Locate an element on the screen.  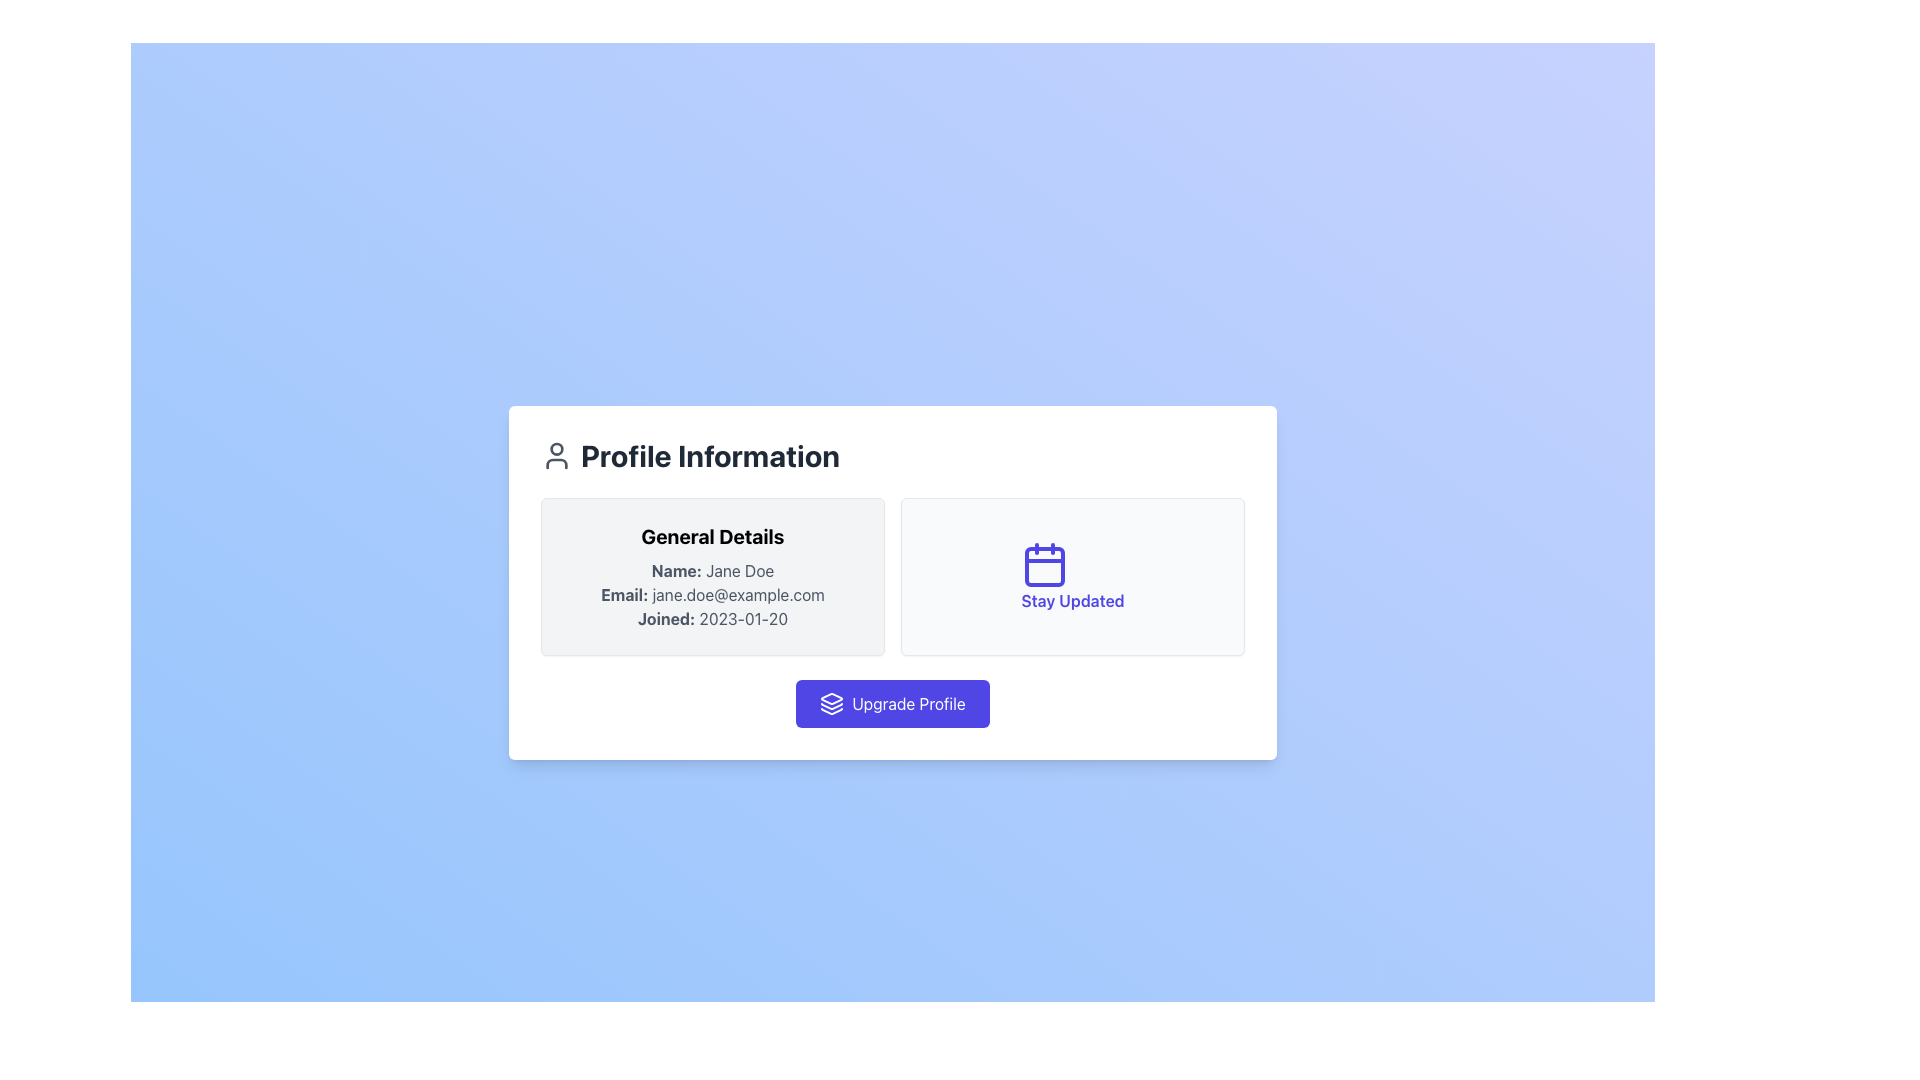
the middle graphical icon component that visually represents a layer in the stack of graphical layers near the center of the page is located at coordinates (832, 705).